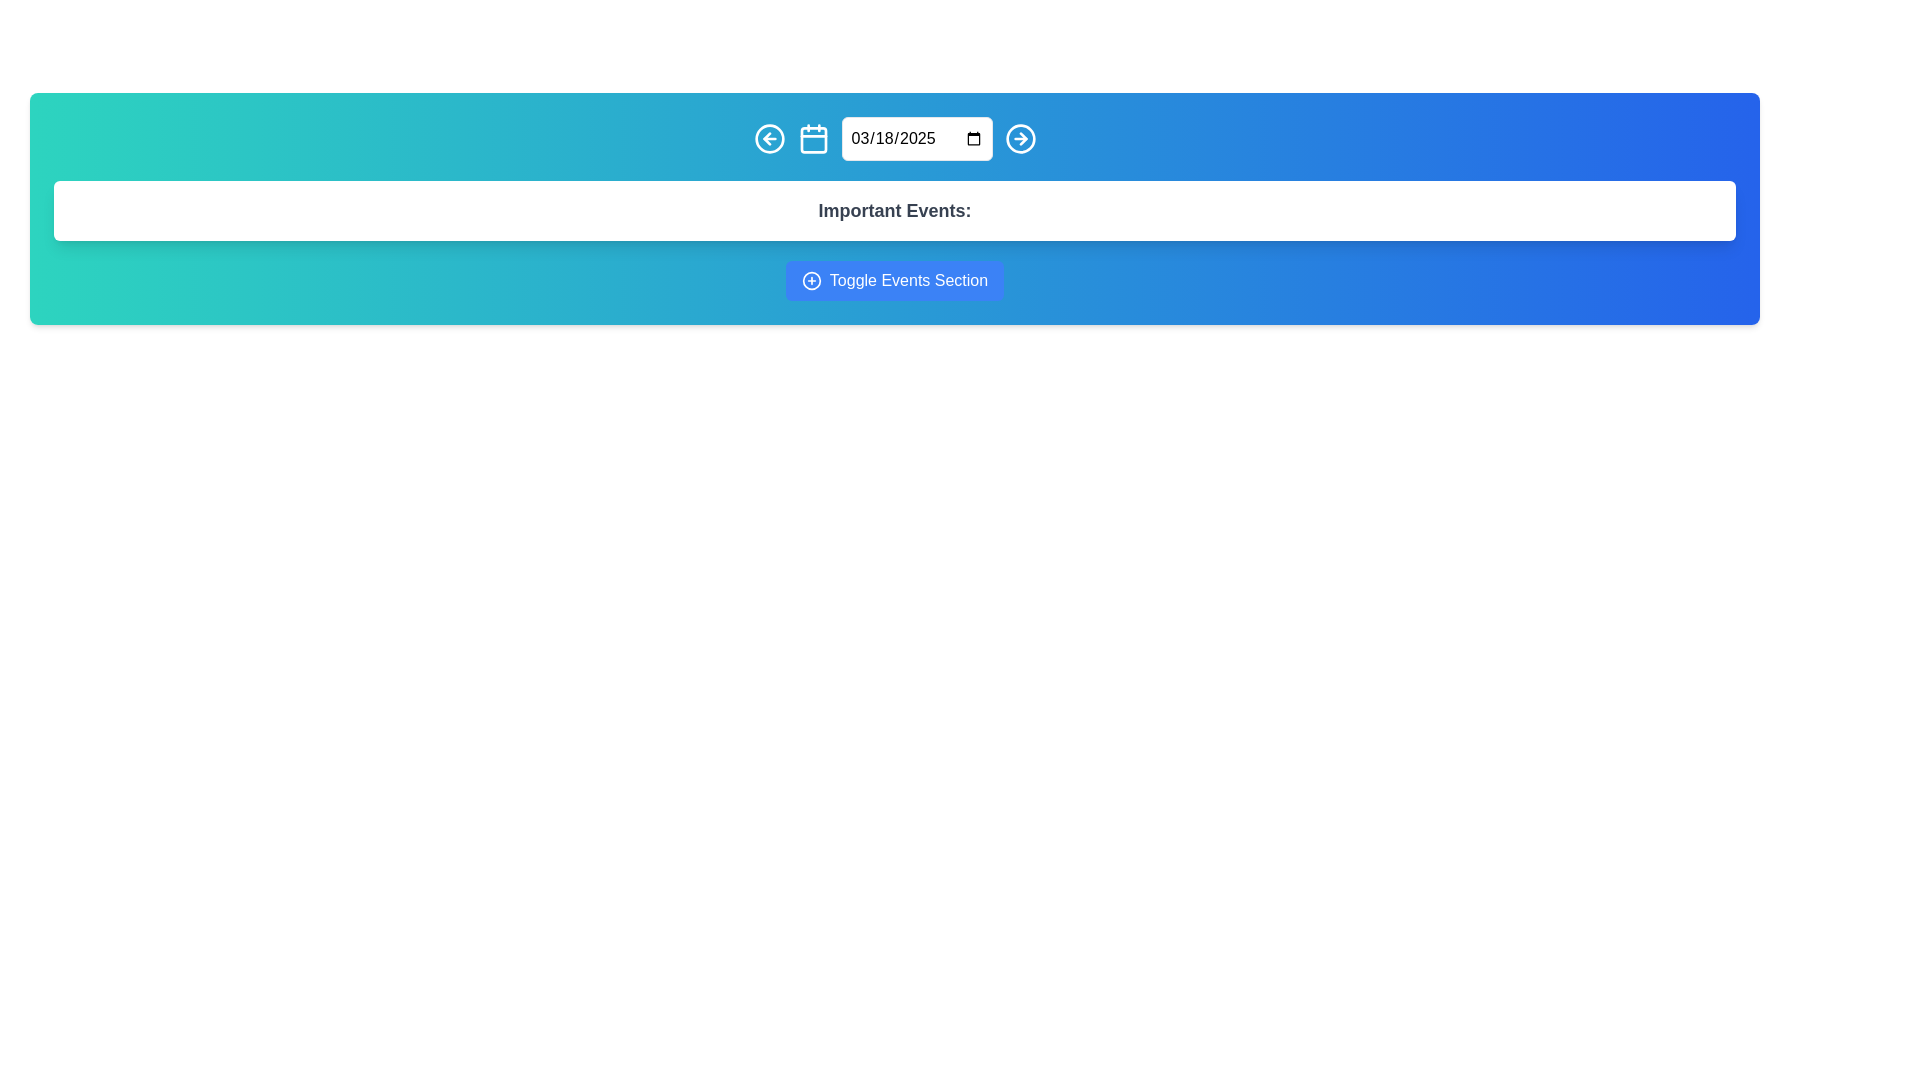 The image size is (1920, 1080). Describe the element at coordinates (768, 137) in the screenshot. I see `the circular icon with a left-pointing arrow` at that location.